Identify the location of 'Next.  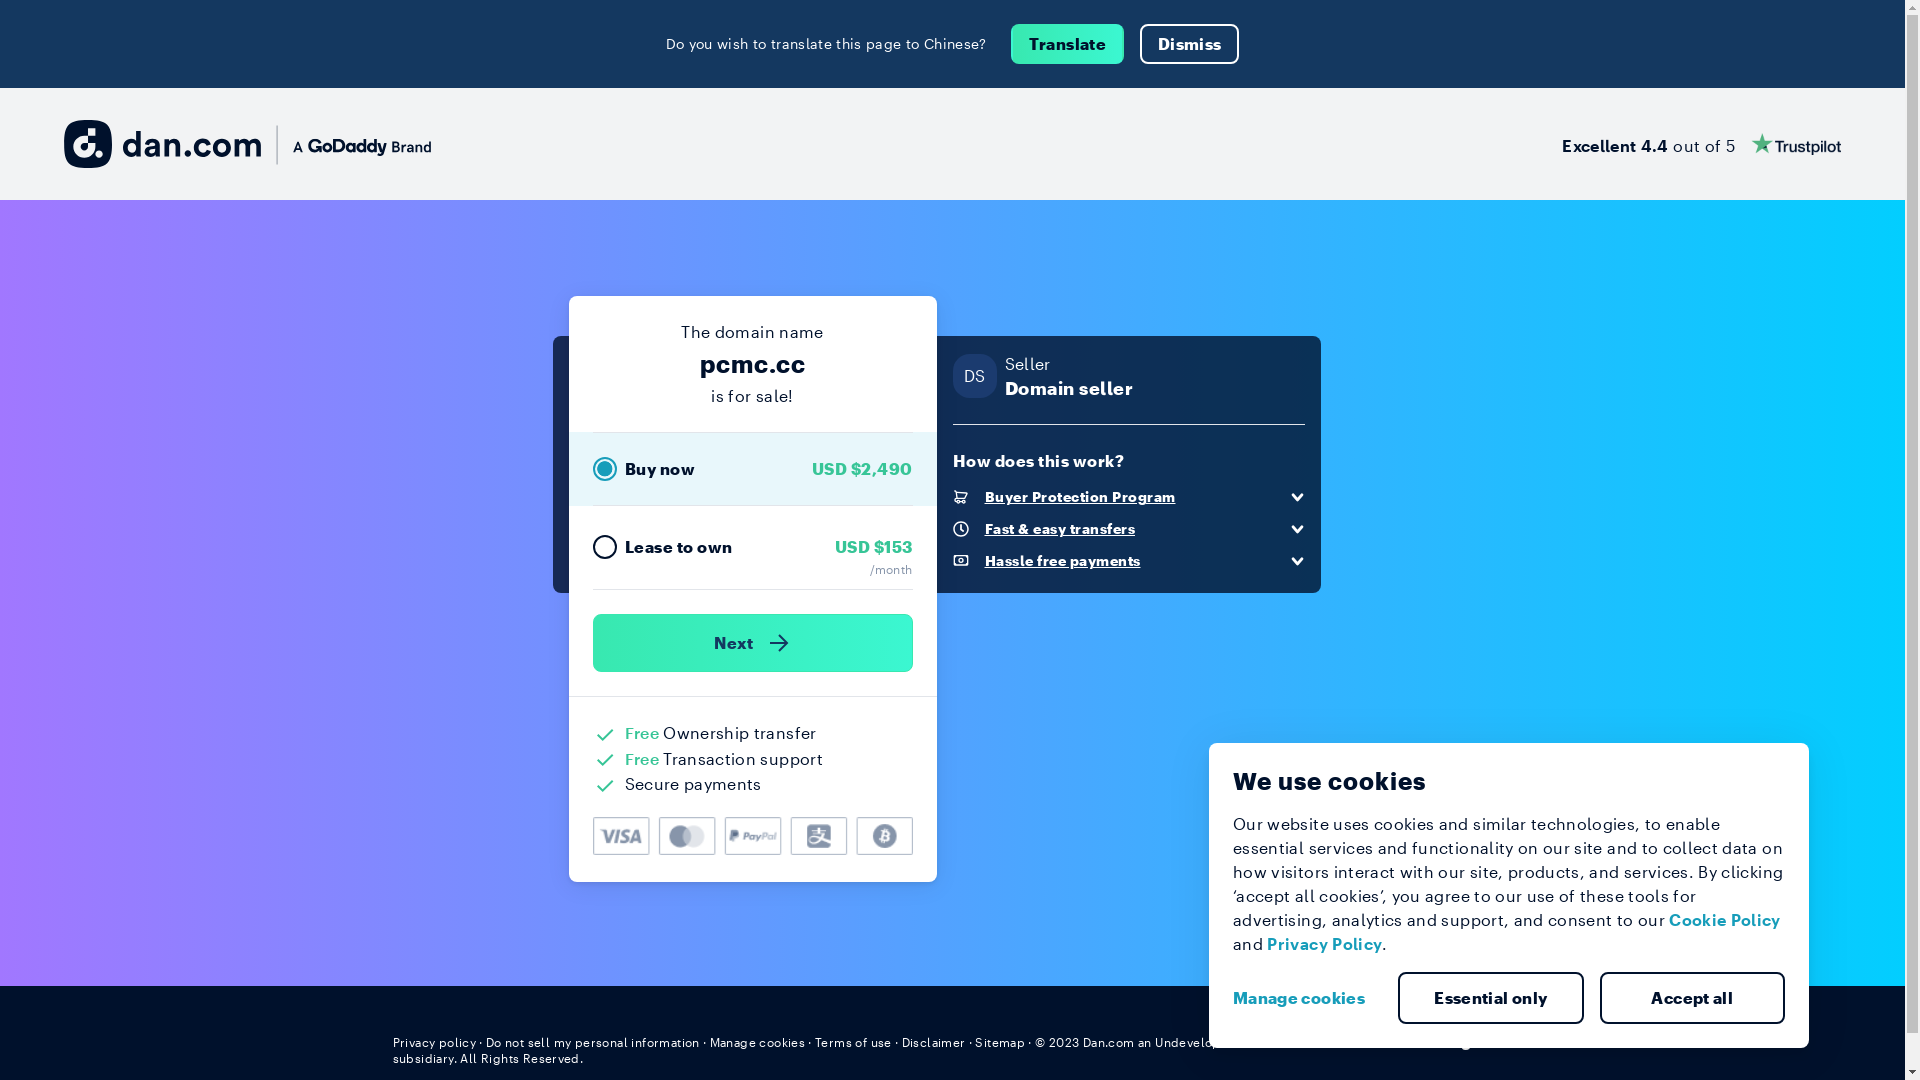
(751, 643).